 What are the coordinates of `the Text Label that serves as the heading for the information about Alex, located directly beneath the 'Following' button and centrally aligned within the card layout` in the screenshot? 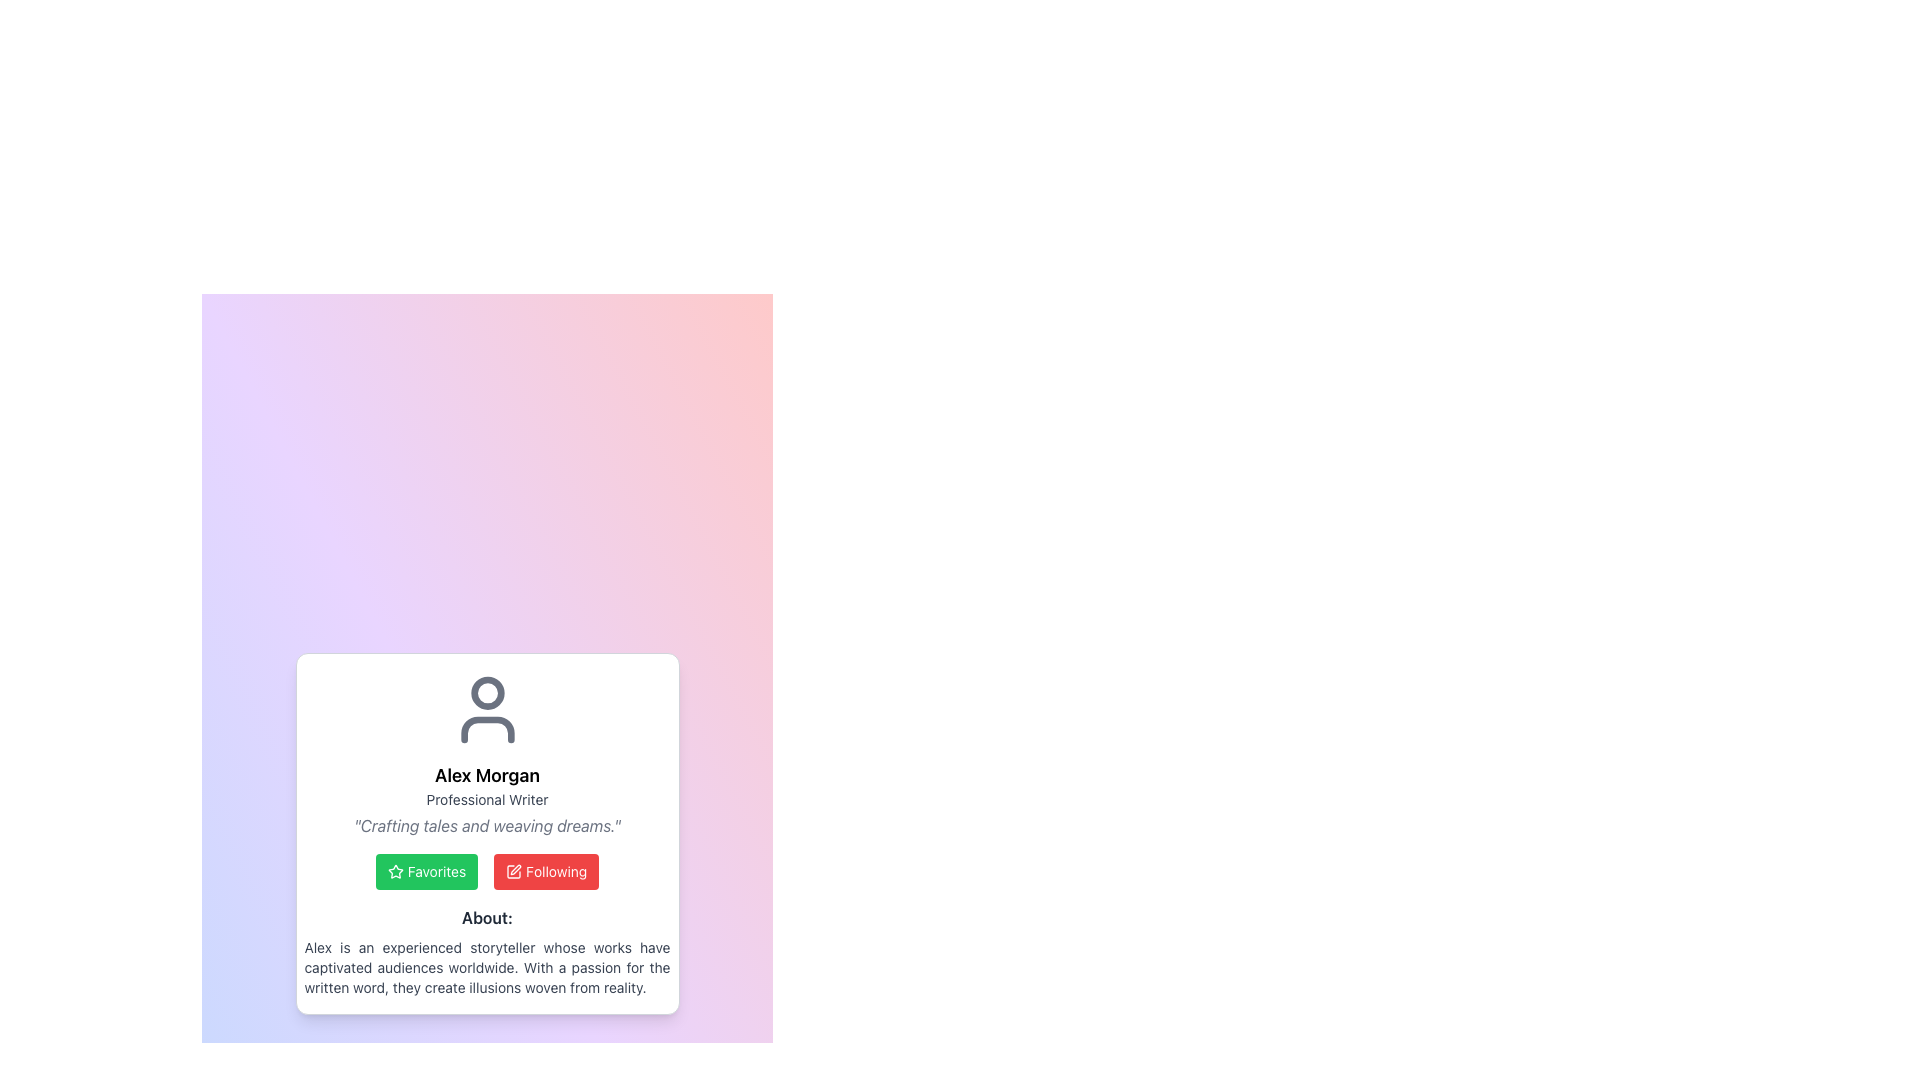 It's located at (487, 918).